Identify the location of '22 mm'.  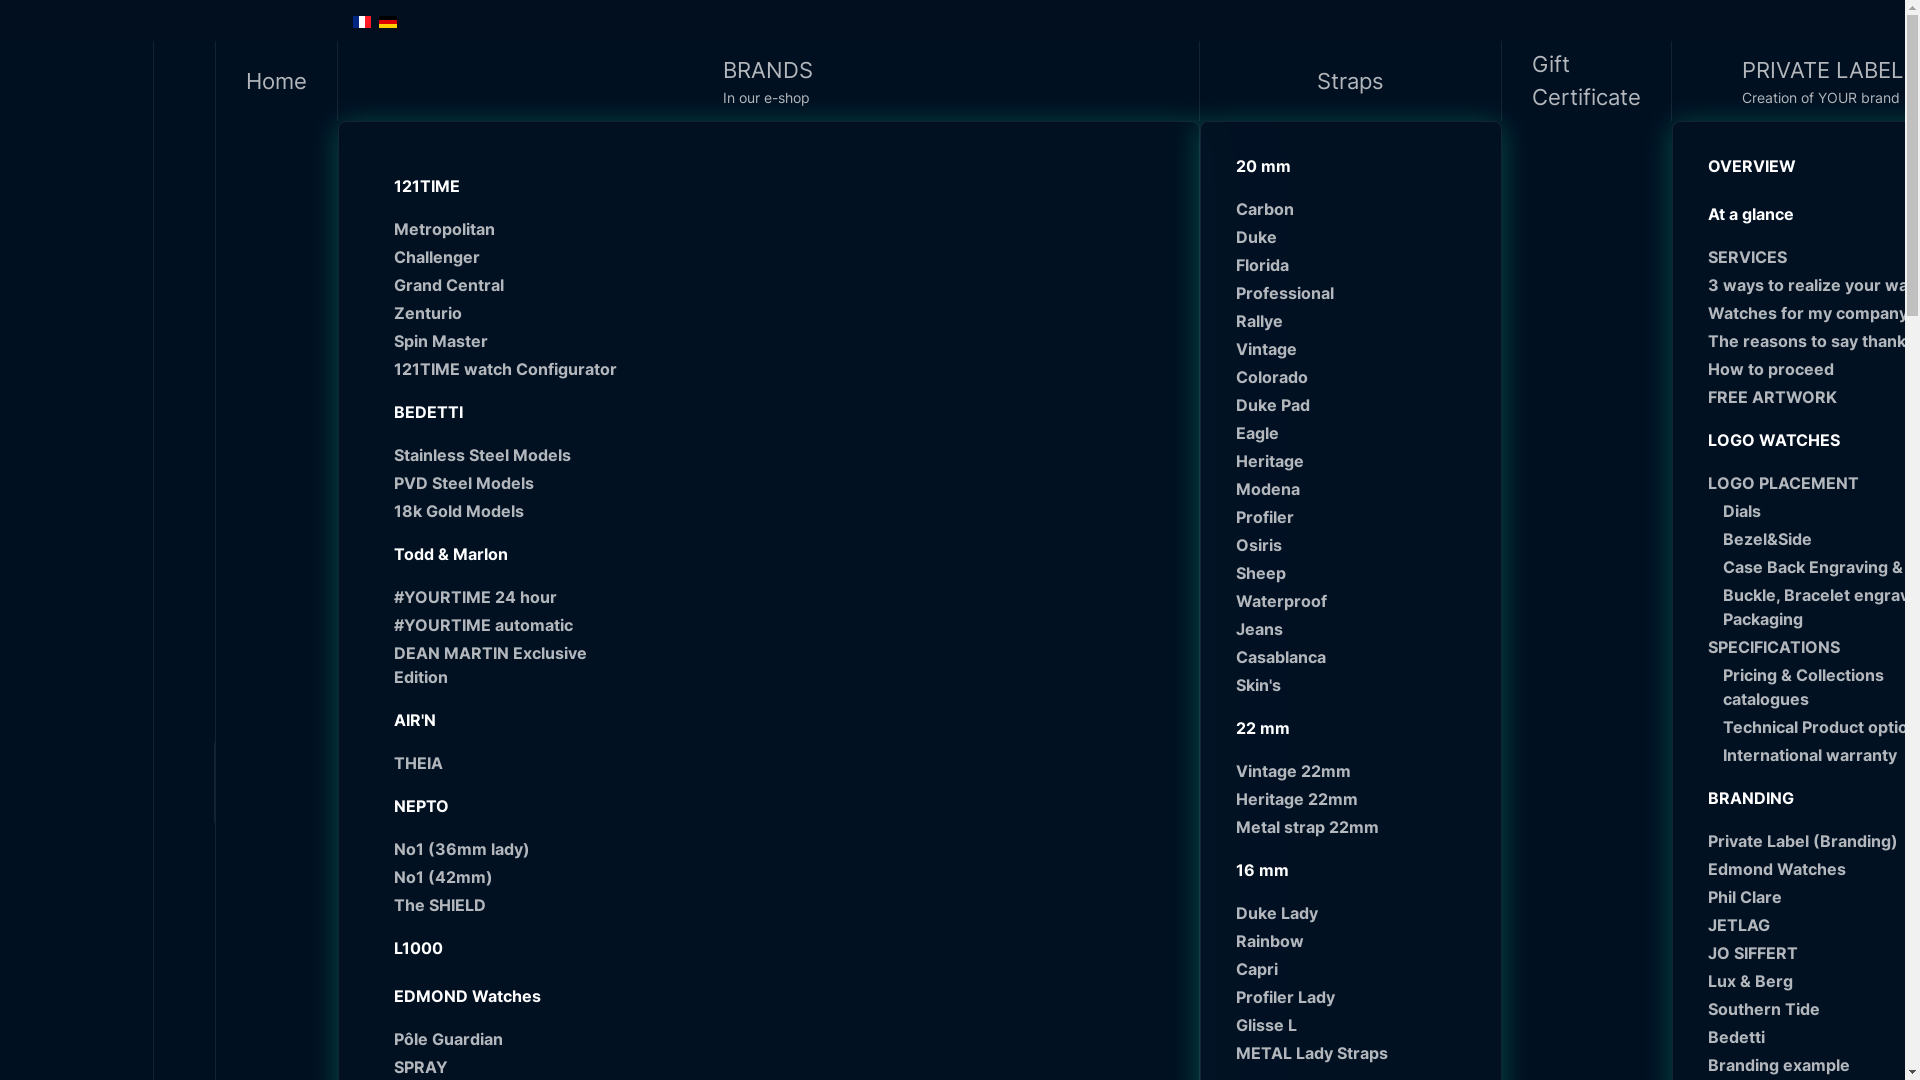
(1349, 728).